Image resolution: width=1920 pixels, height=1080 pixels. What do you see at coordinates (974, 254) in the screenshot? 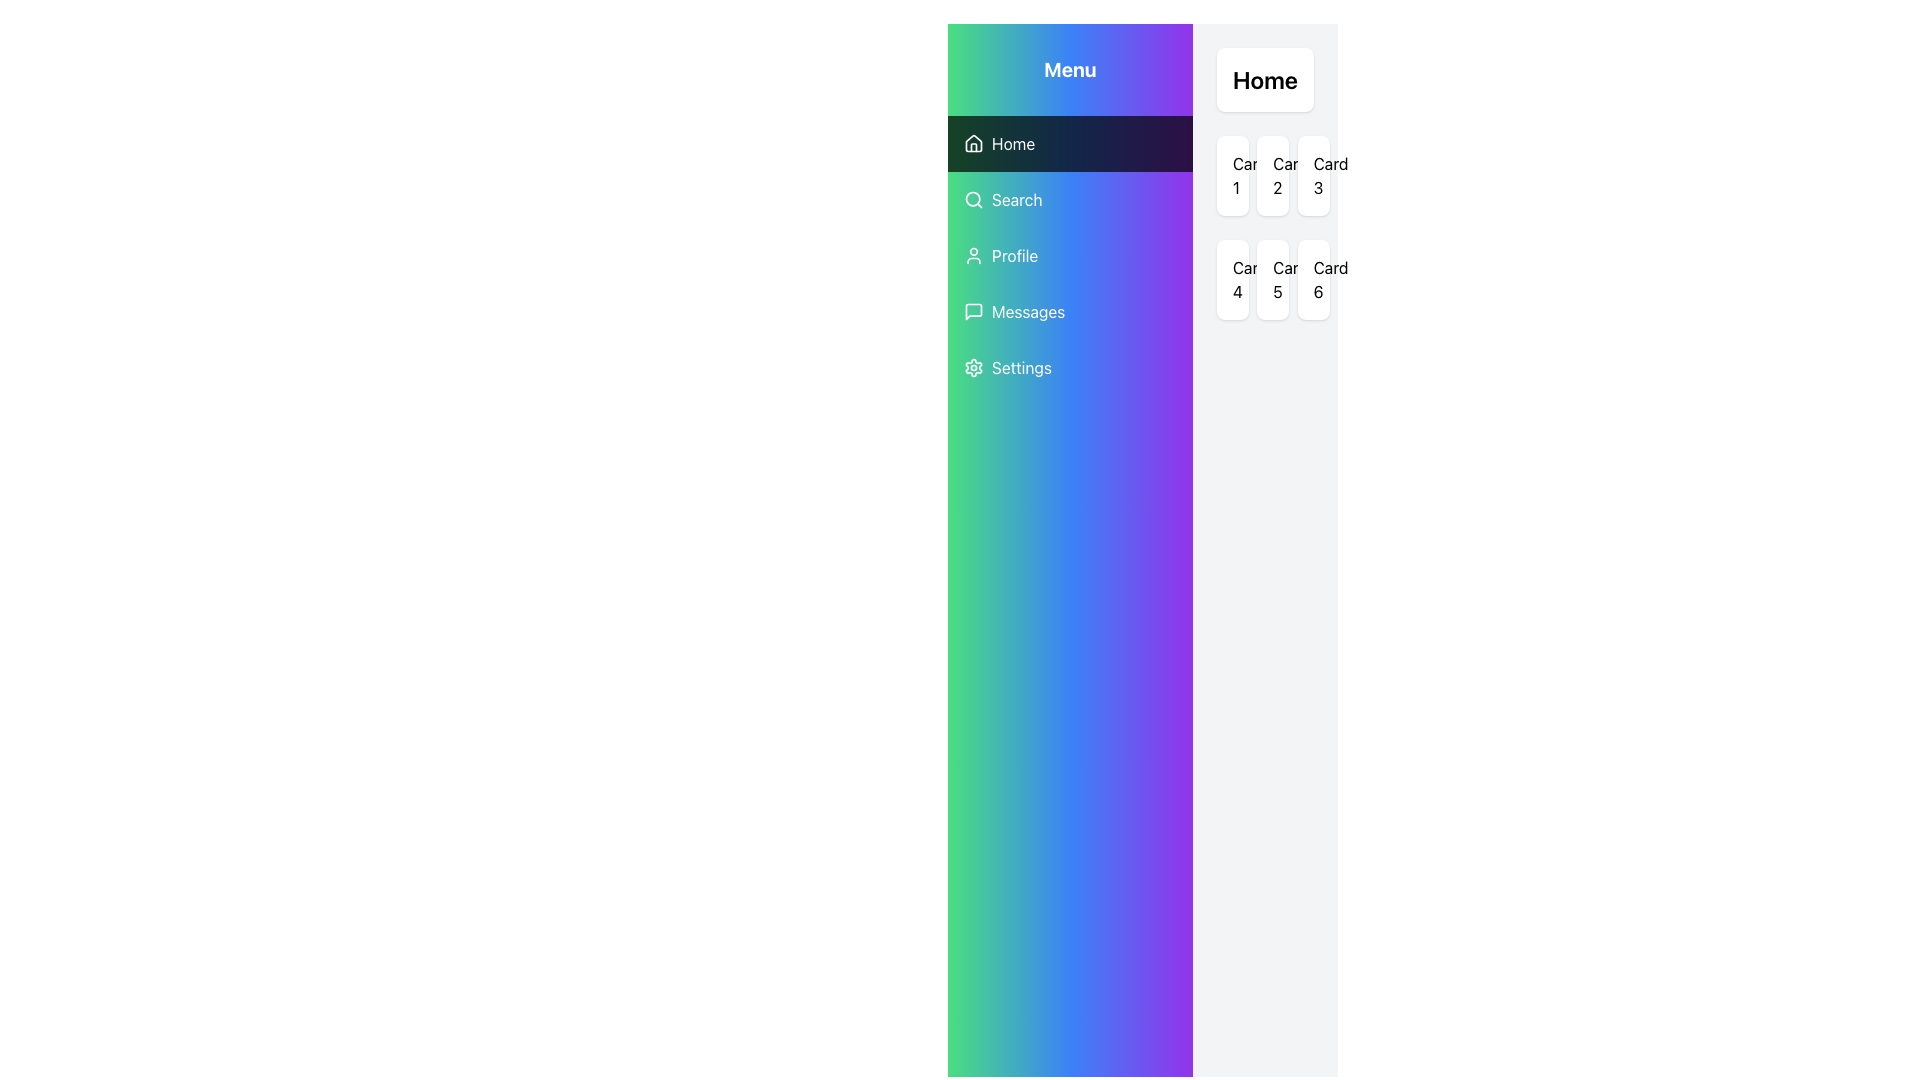
I see `the user profile icon in the vertical navigation bar` at bounding box center [974, 254].